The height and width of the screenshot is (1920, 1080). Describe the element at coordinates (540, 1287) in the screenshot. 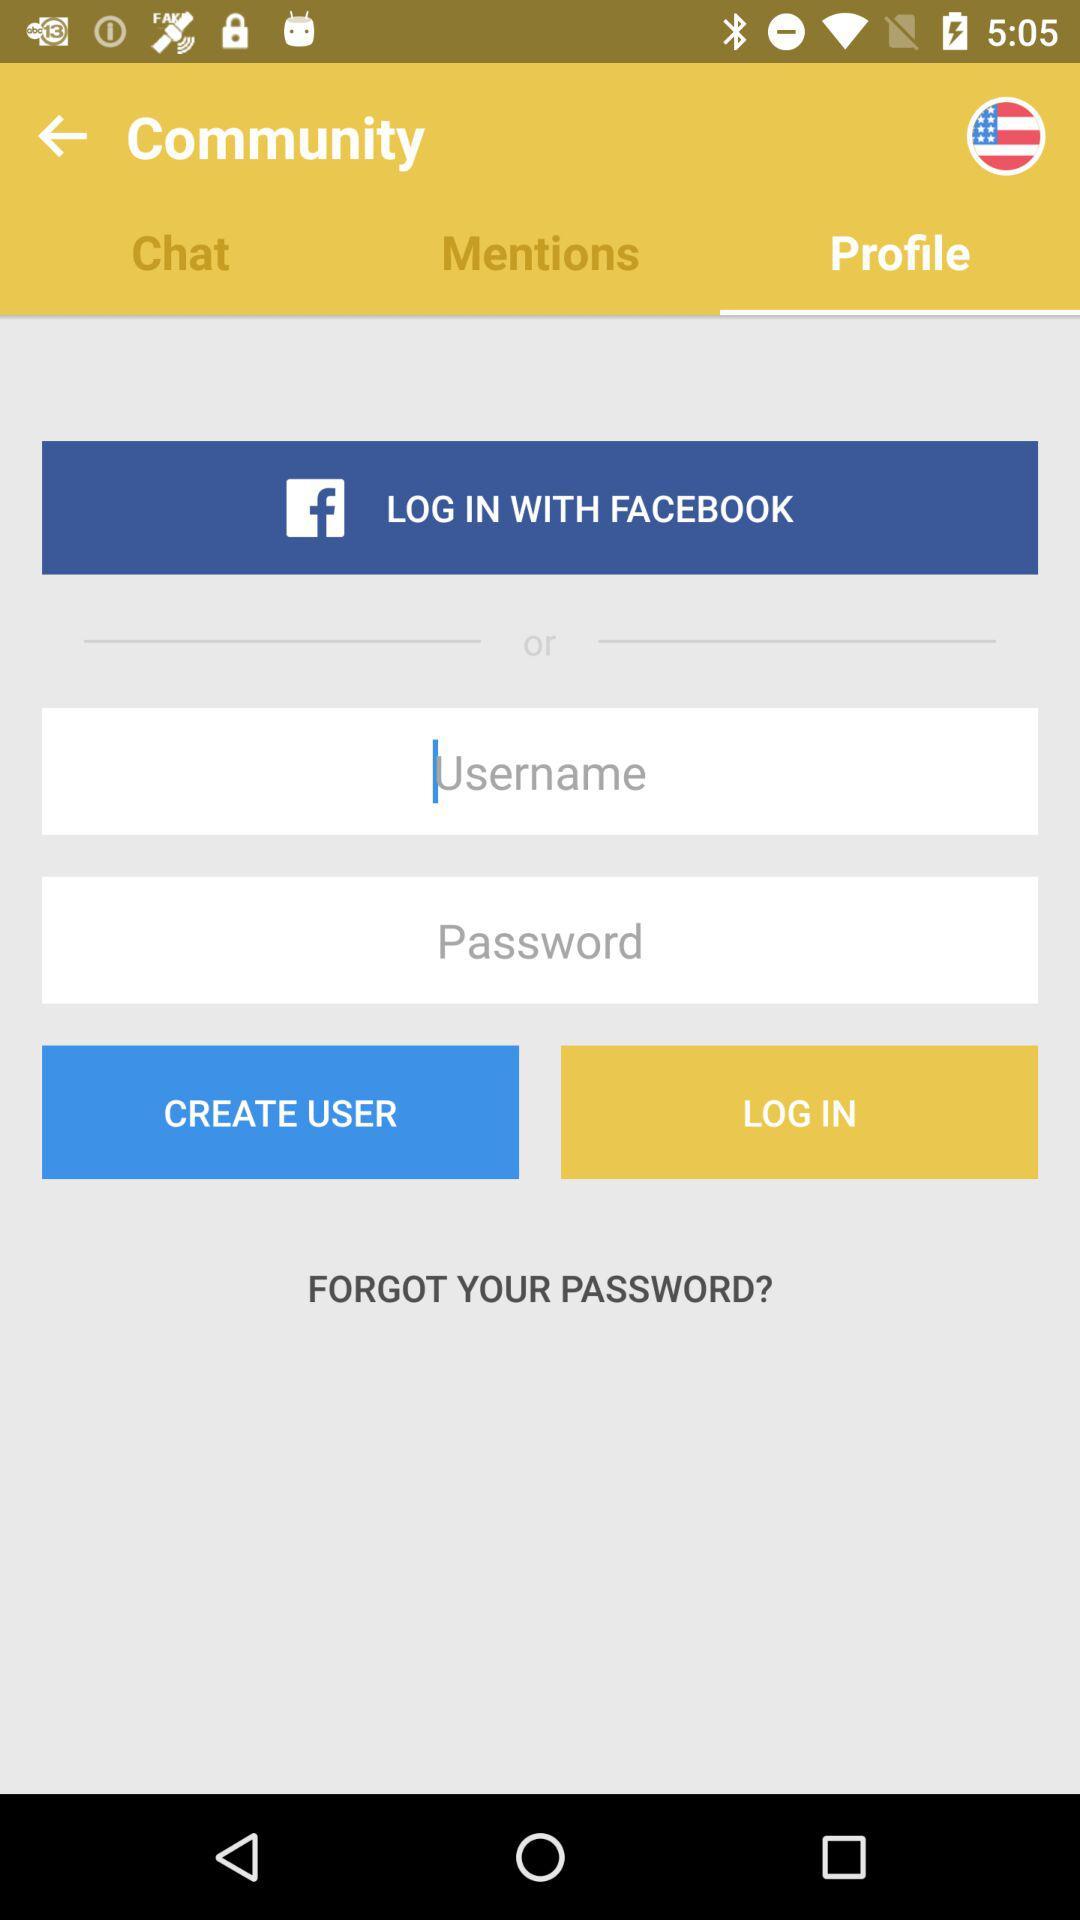

I see `forgot your password? icon` at that location.